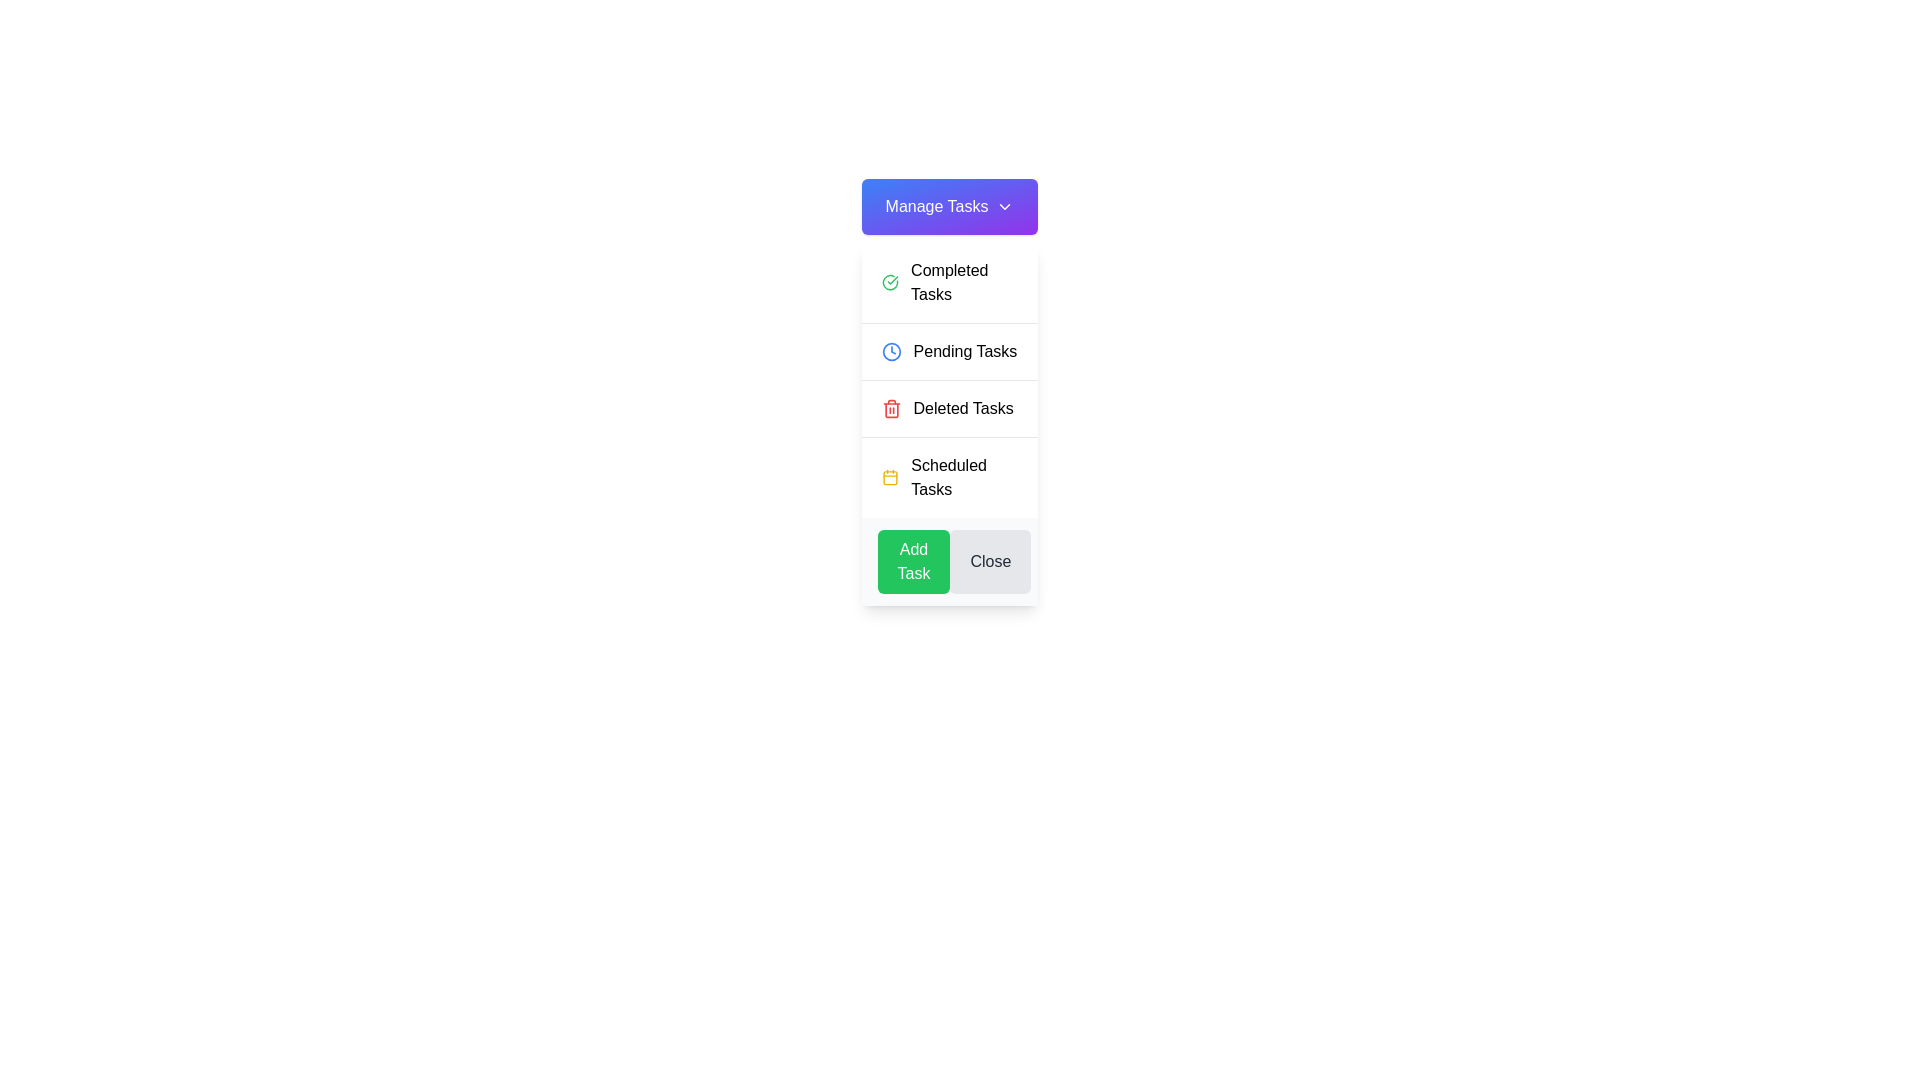  What do you see at coordinates (949, 350) in the screenshot?
I see `the 'Pending Tasks' button, which is a clickable rectangular button with a light background and text, positioned below 'Completed Tasks' and above 'Deleted Tasks' in the 'Manage Tasks' section` at bounding box center [949, 350].